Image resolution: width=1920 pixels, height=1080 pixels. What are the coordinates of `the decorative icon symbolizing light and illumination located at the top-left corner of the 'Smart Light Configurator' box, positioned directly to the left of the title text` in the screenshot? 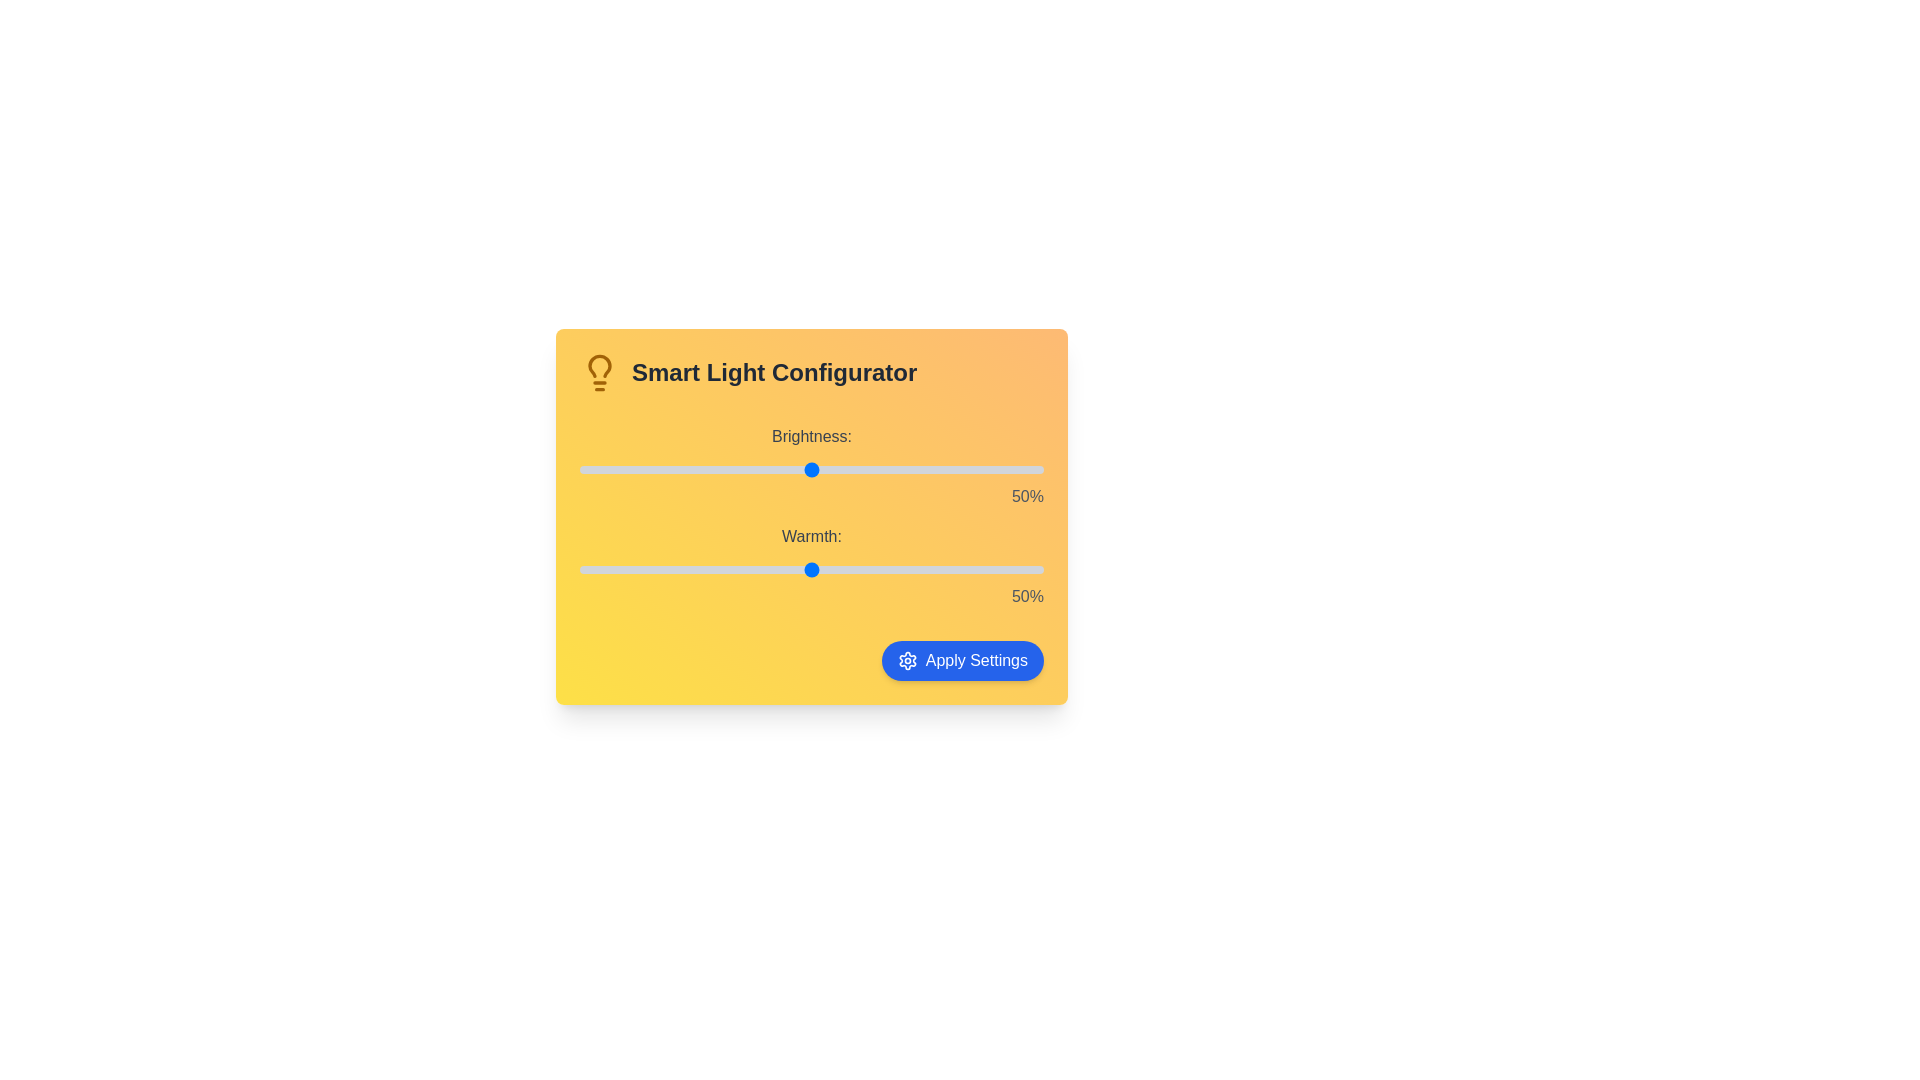 It's located at (599, 373).